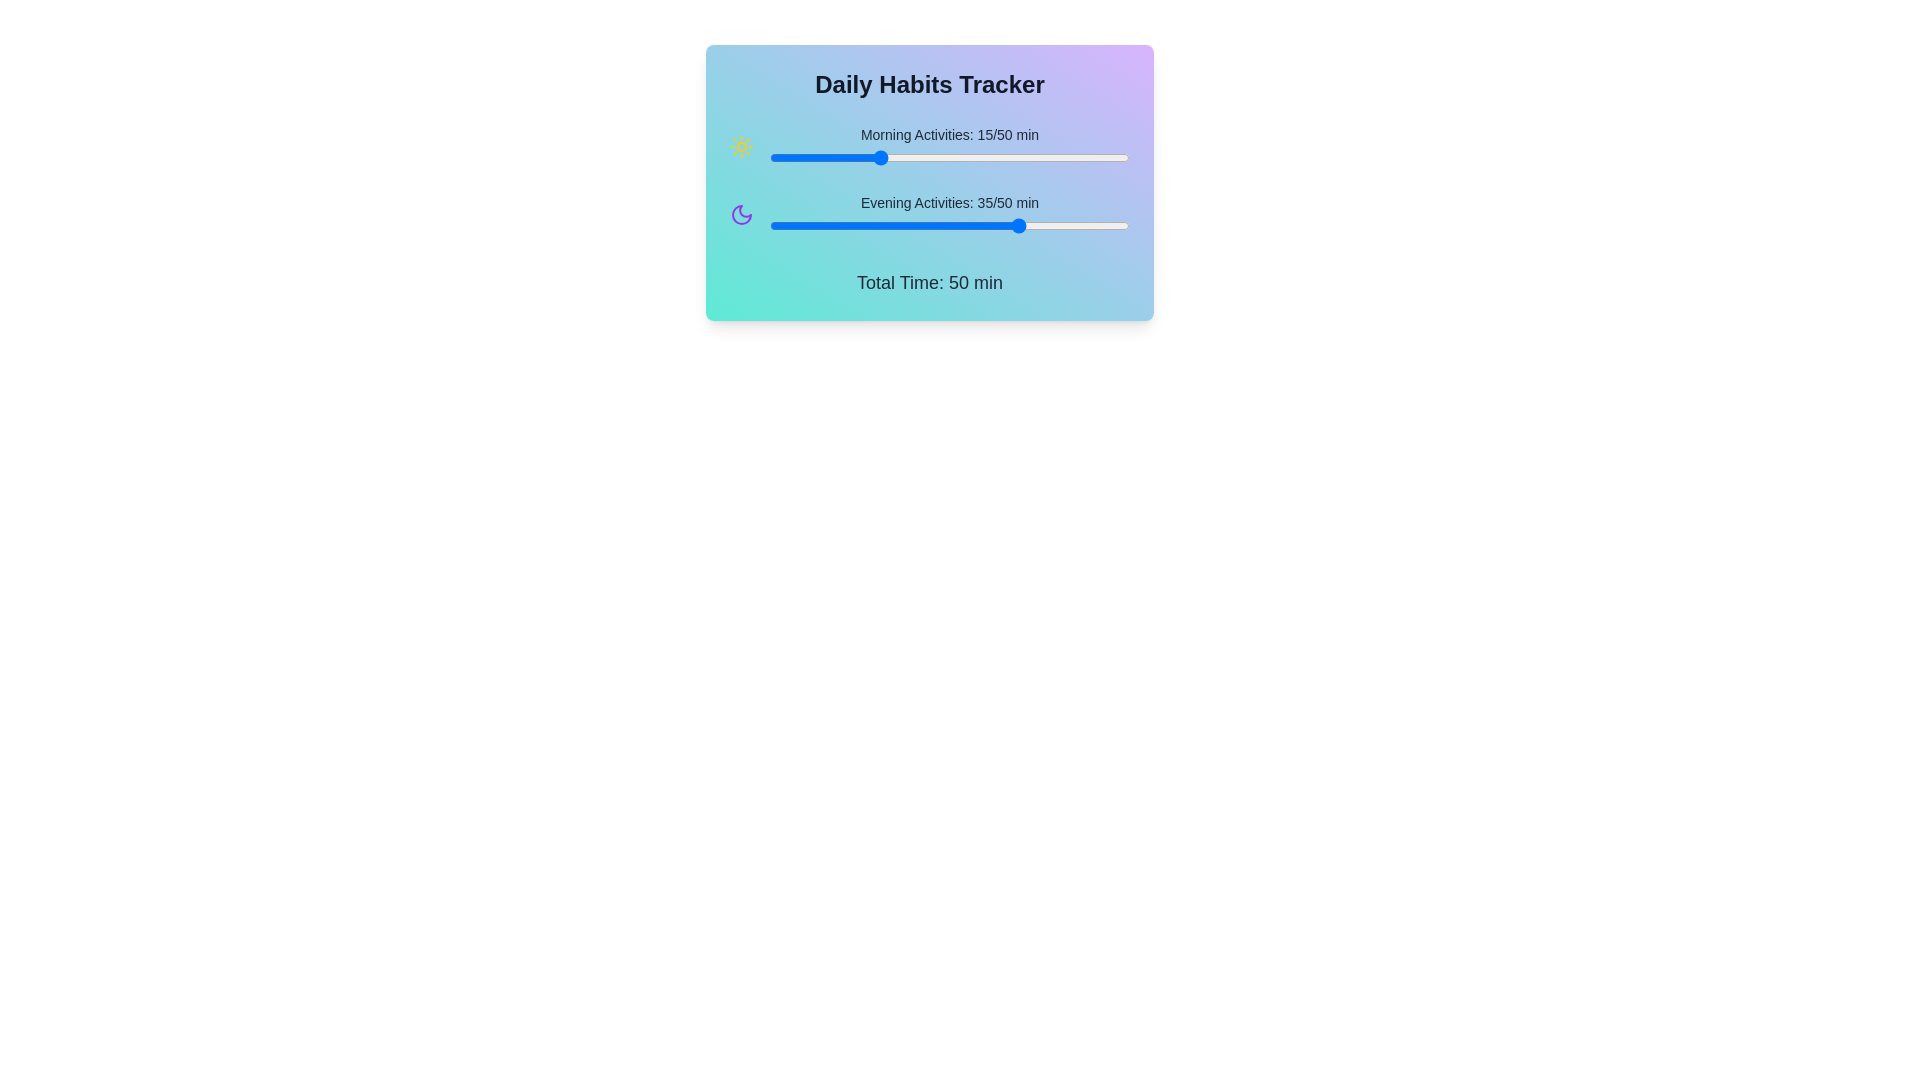 This screenshot has width=1920, height=1080. I want to click on the text label that indicates the total time spent on tracked activities, located at the bottom of the 'Daily Habits Tracker' card, so click(929, 282).